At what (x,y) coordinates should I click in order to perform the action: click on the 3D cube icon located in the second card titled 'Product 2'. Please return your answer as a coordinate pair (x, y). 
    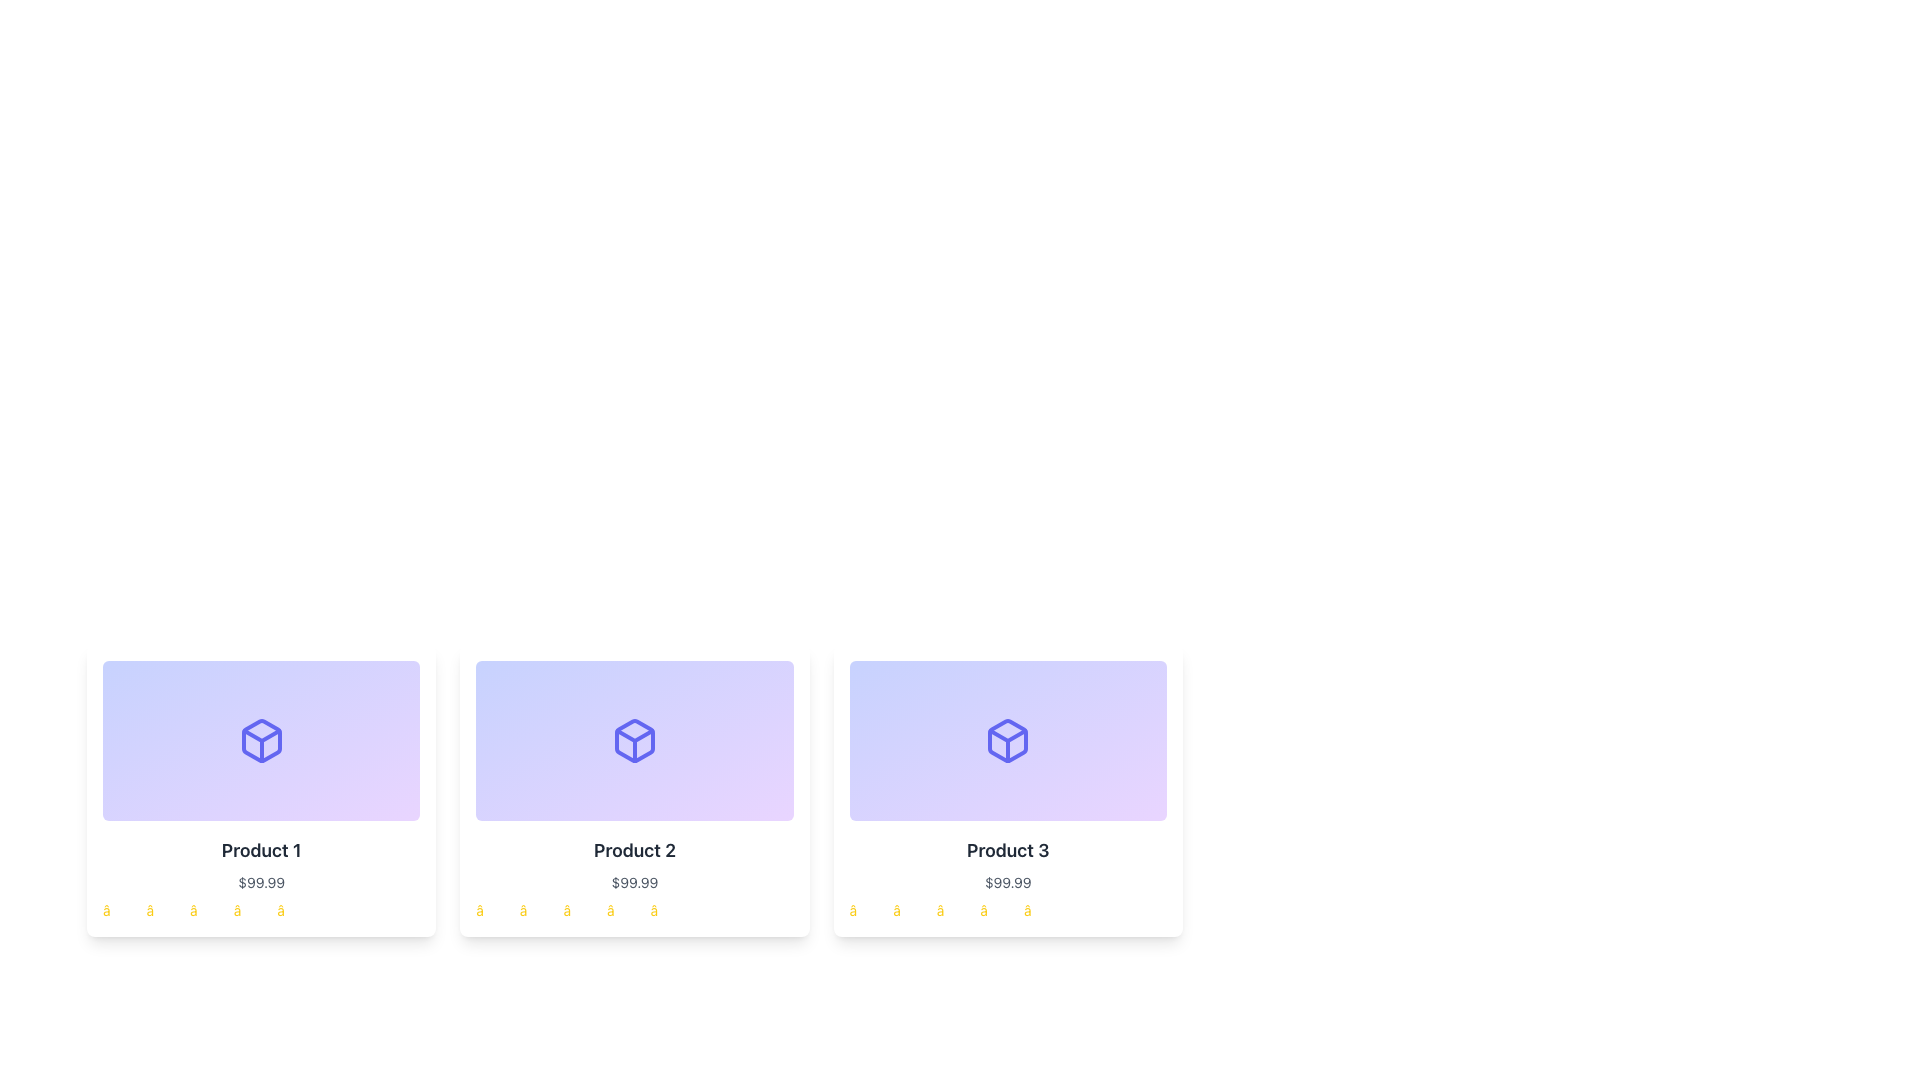
    Looking at the image, I should click on (633, 740).